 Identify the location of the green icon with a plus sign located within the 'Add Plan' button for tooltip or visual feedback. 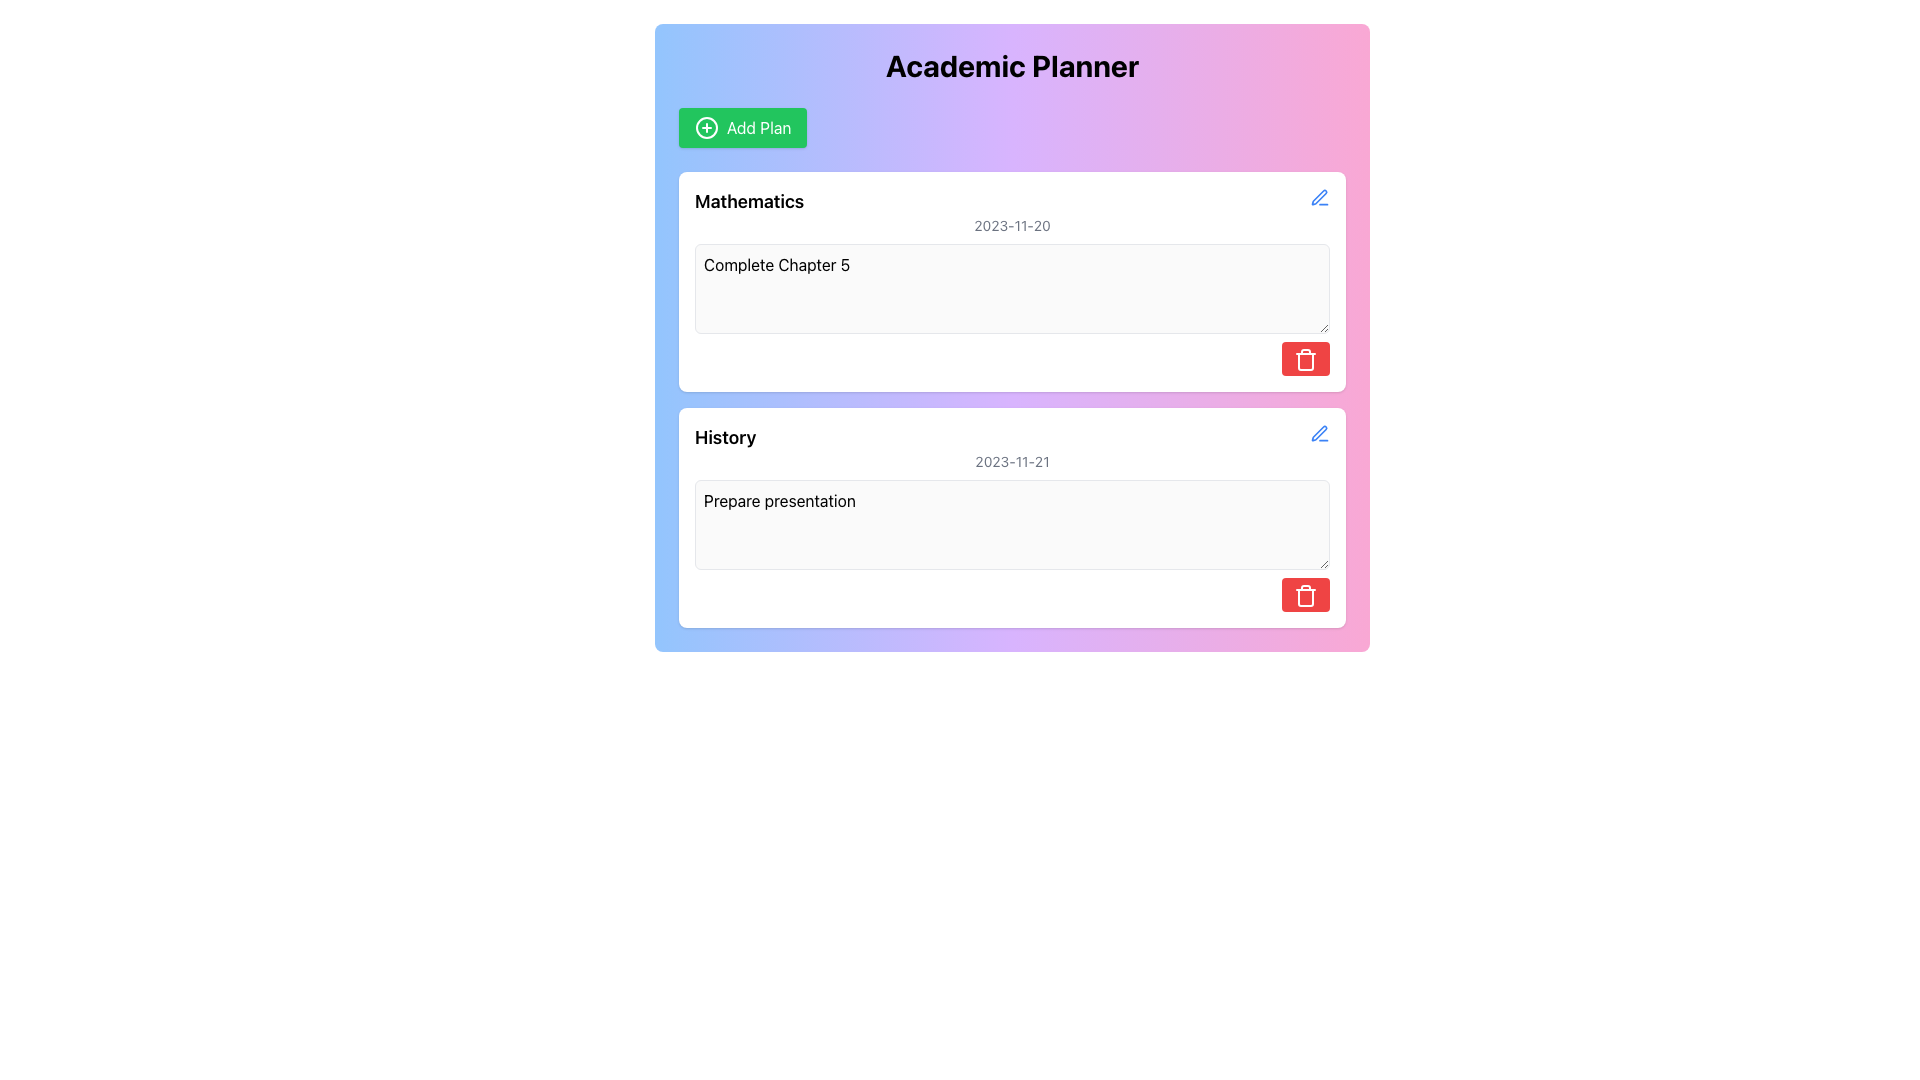
(706, 127).